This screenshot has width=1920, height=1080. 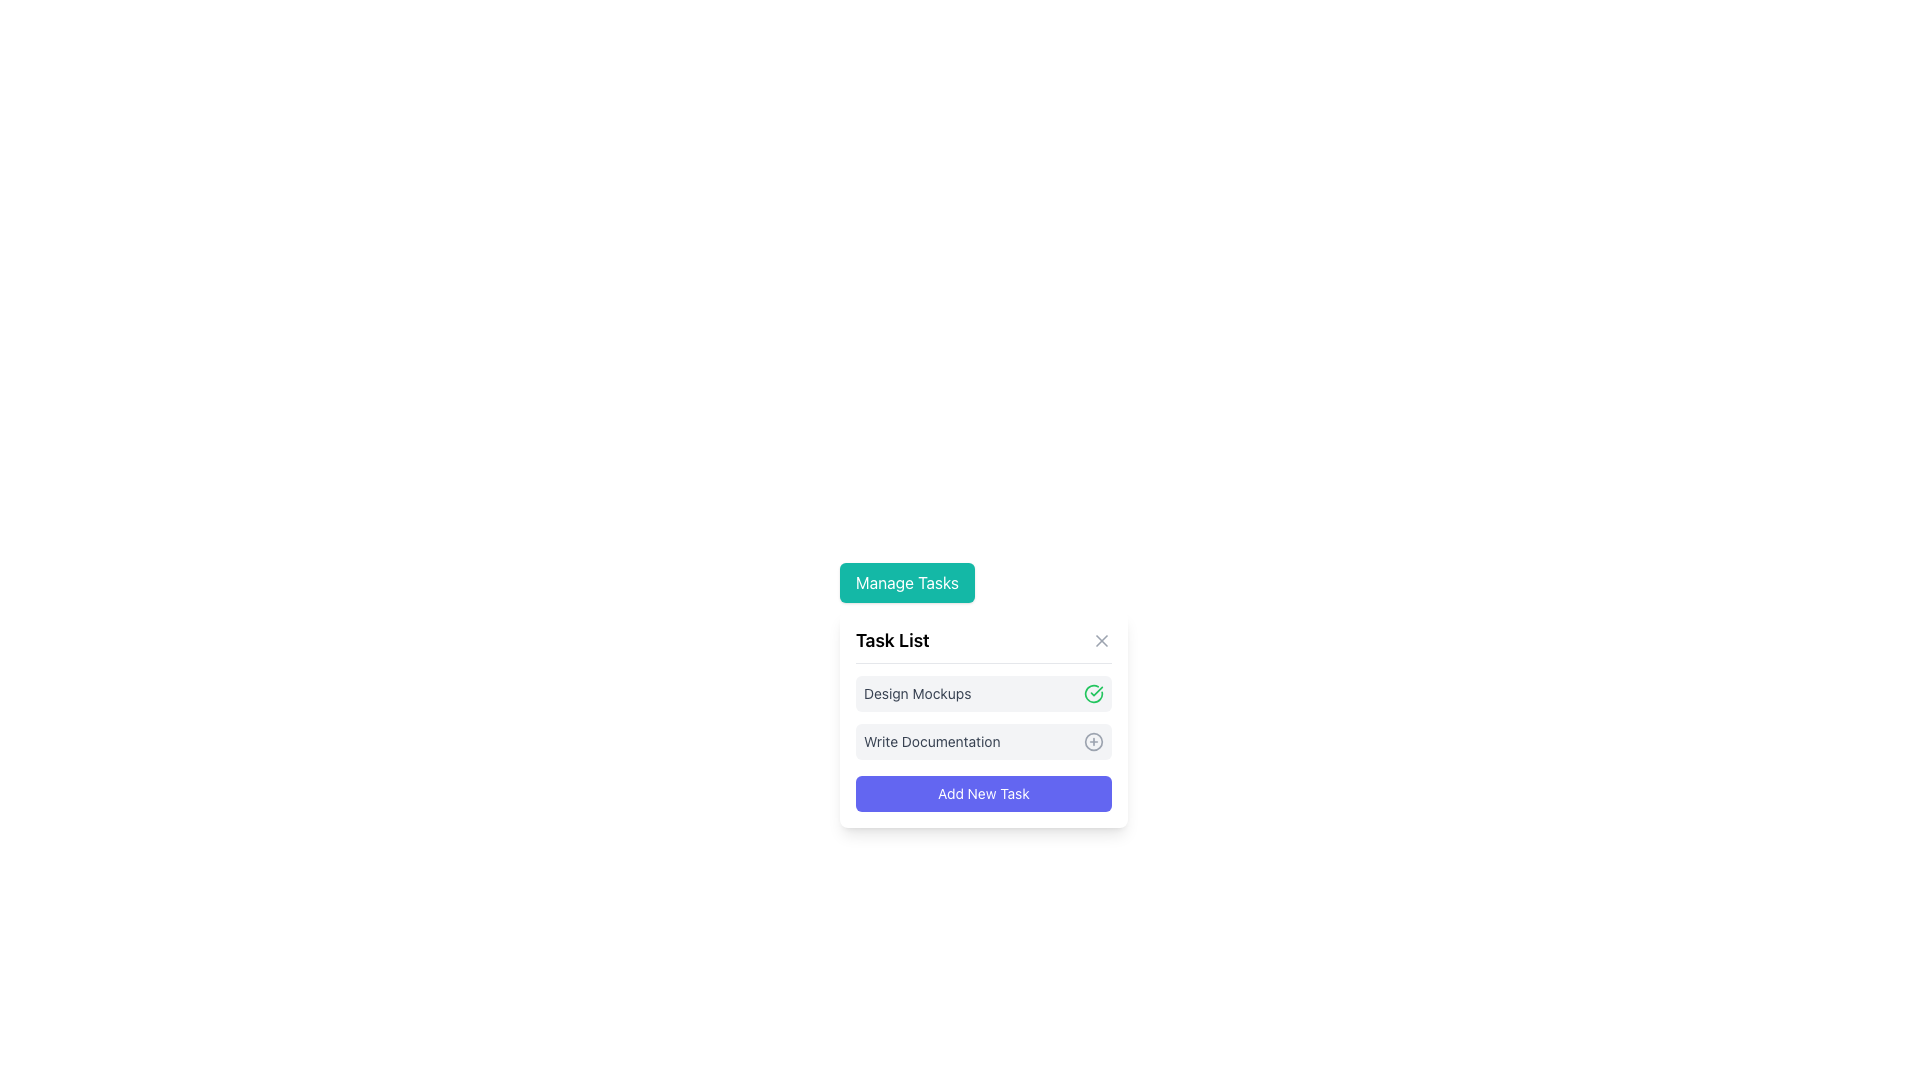 What do you see at coordinates (906, 582) in the screenshot?
I see `the 'Manage Tasks' button, which is a rectangular button with a teal background and white text, located above the 'Task List' header in the task management interface` at bounding box center [906, 582].